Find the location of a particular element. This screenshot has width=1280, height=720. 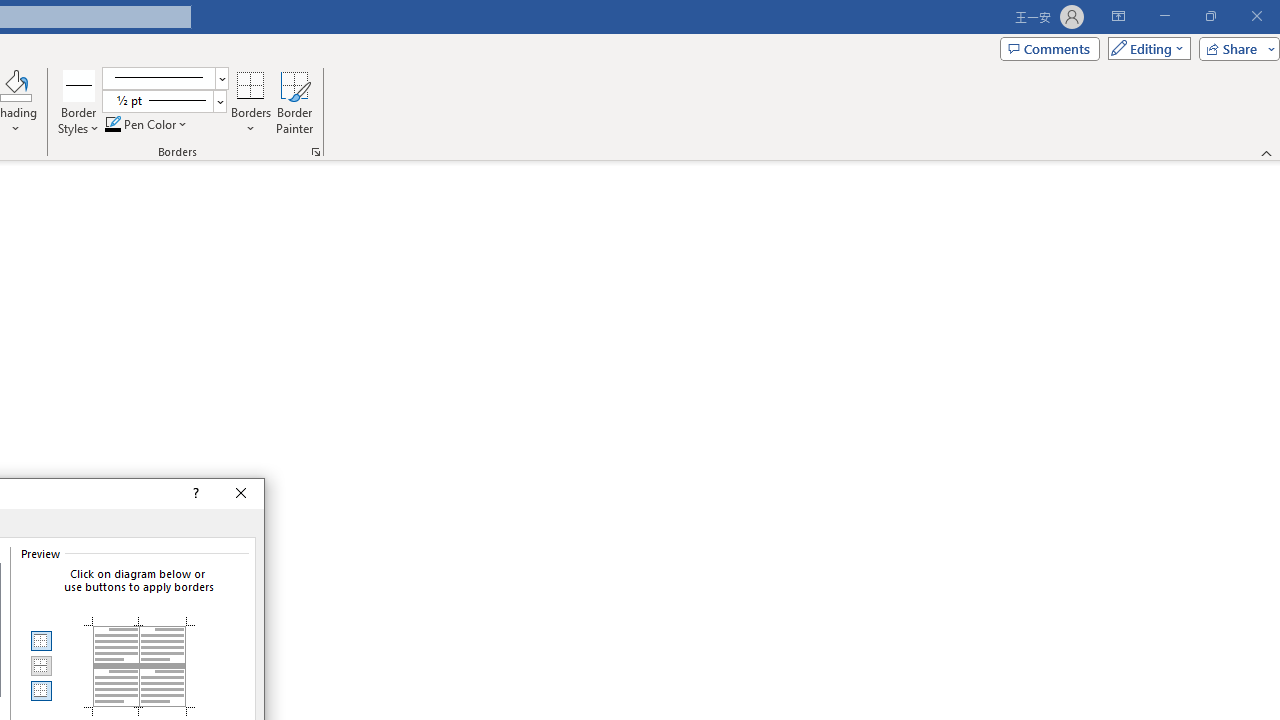

'Ribbon Display Options' is located at coordinates (1117, 16).